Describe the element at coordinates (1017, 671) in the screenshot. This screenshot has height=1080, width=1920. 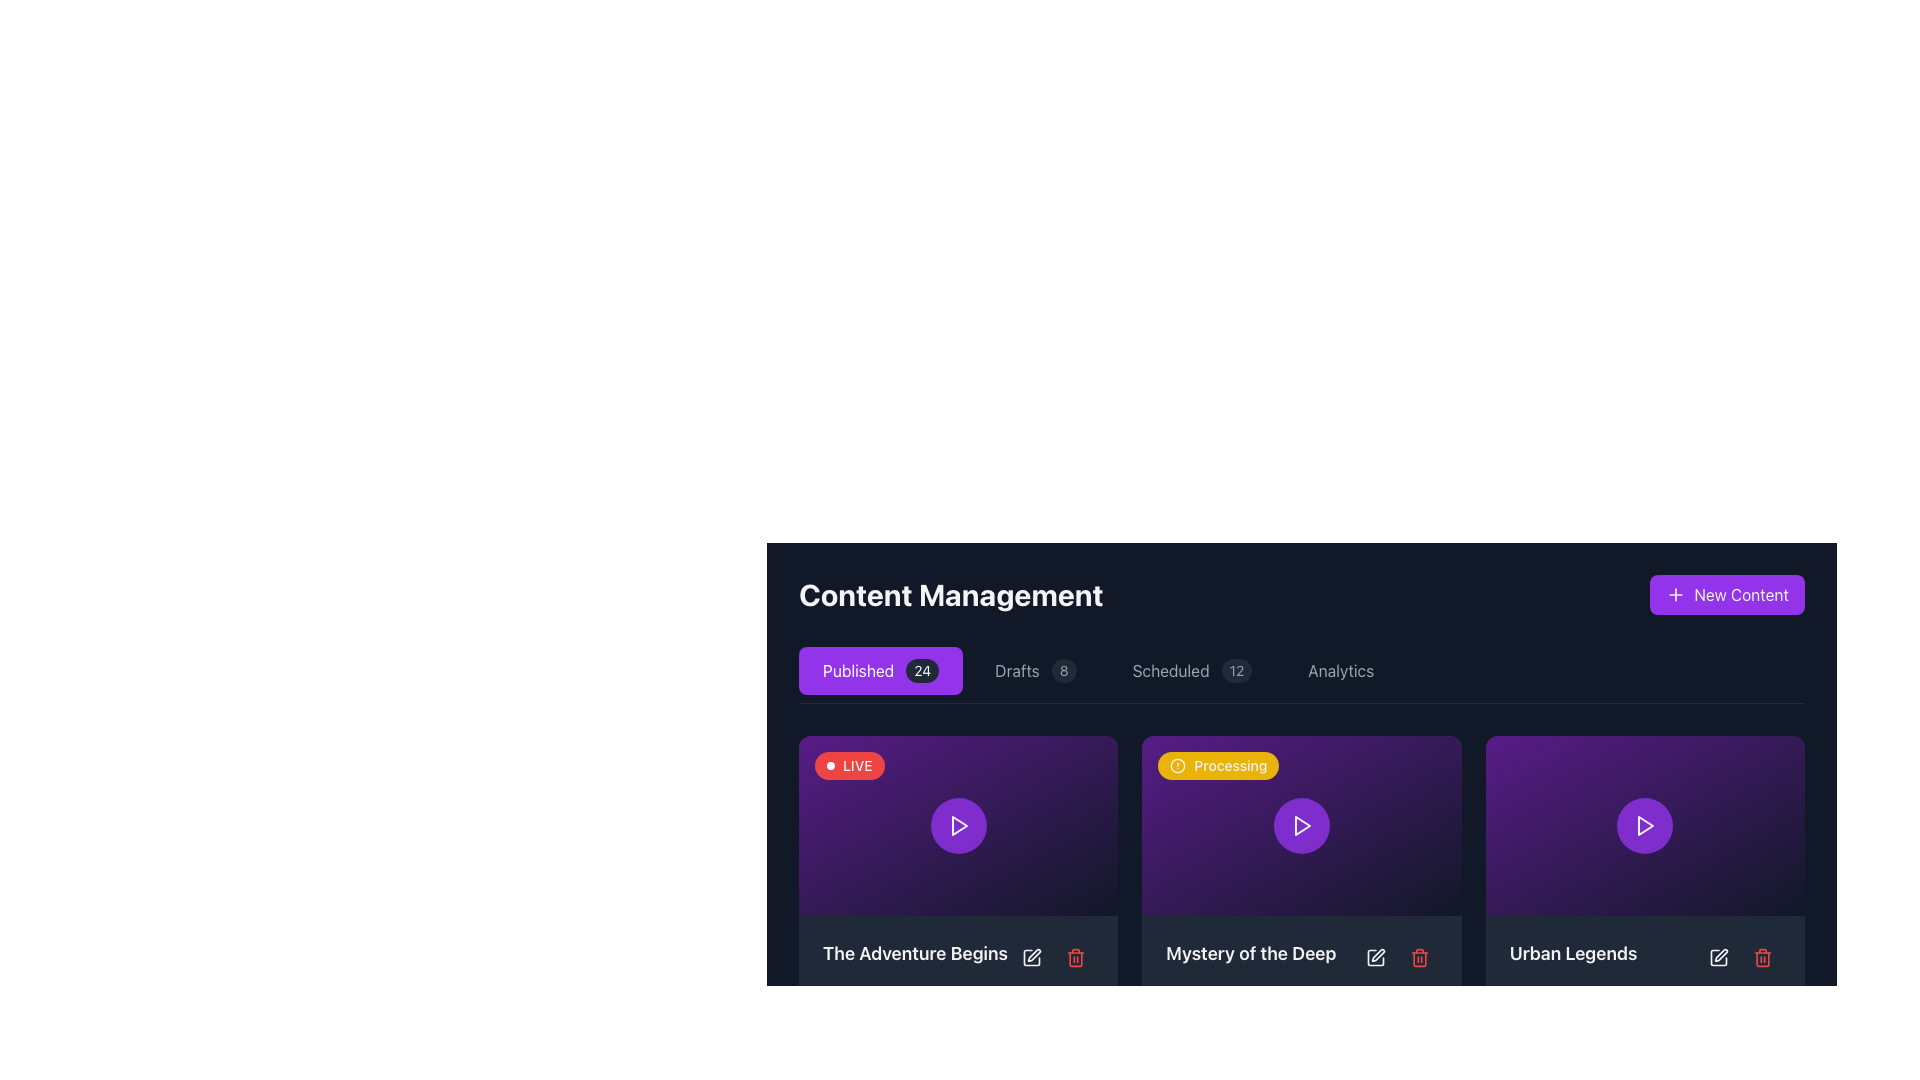
I see `the 'Drafts' text label in the horizontal navigation bar` at that location.